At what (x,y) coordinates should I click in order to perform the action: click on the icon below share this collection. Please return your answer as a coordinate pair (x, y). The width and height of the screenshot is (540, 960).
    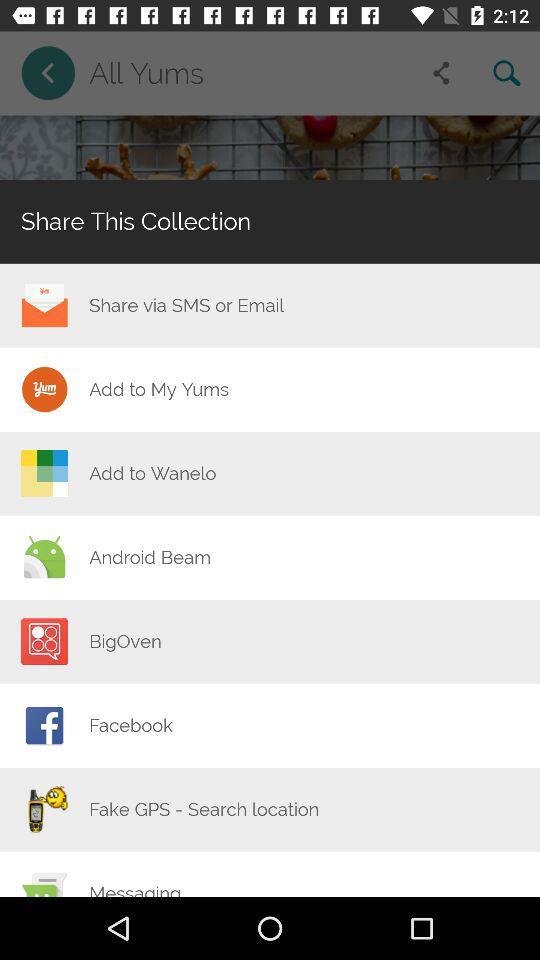
    Looking at the image, I should click on (186, 305).